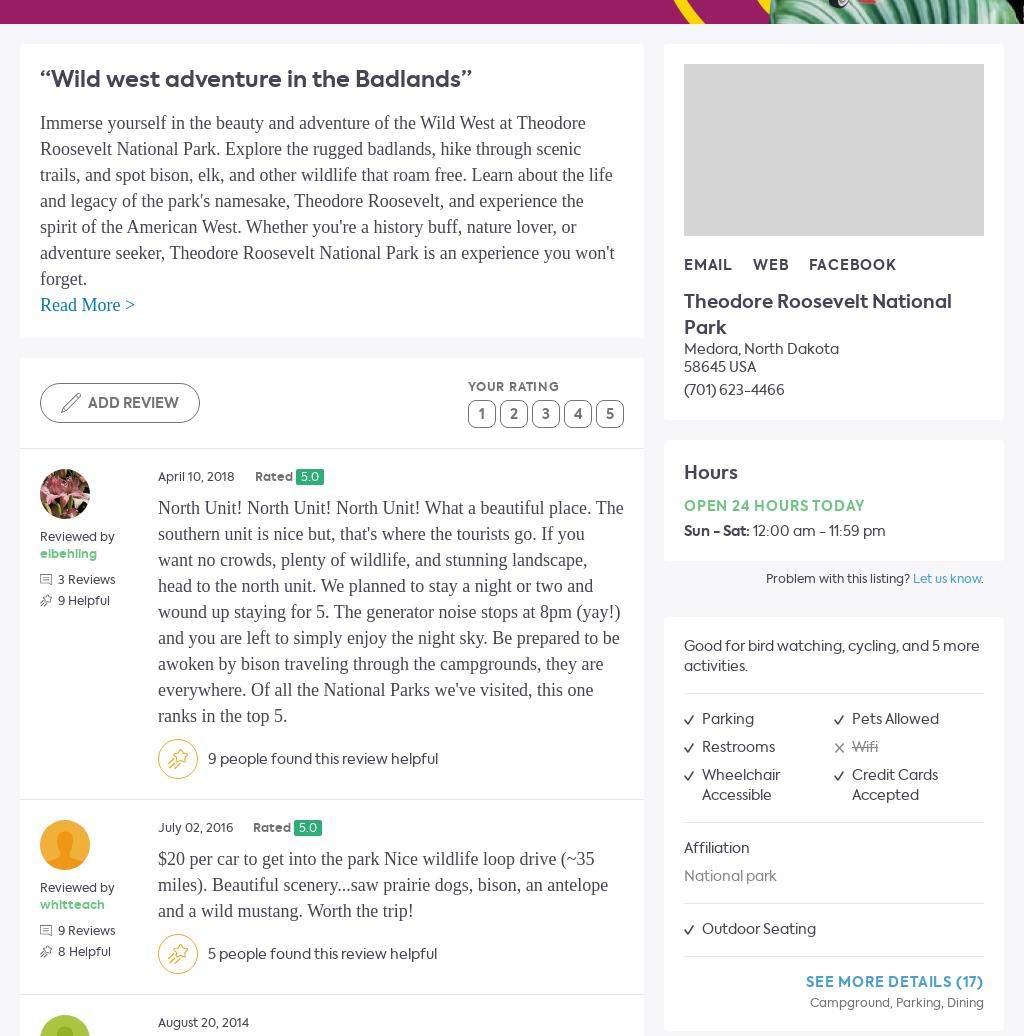 The height and width of the screenshot is (1036, 1024). Describe the element at coordinates (71, 904) in the screenshot. I see `'whitteach'` at that location.